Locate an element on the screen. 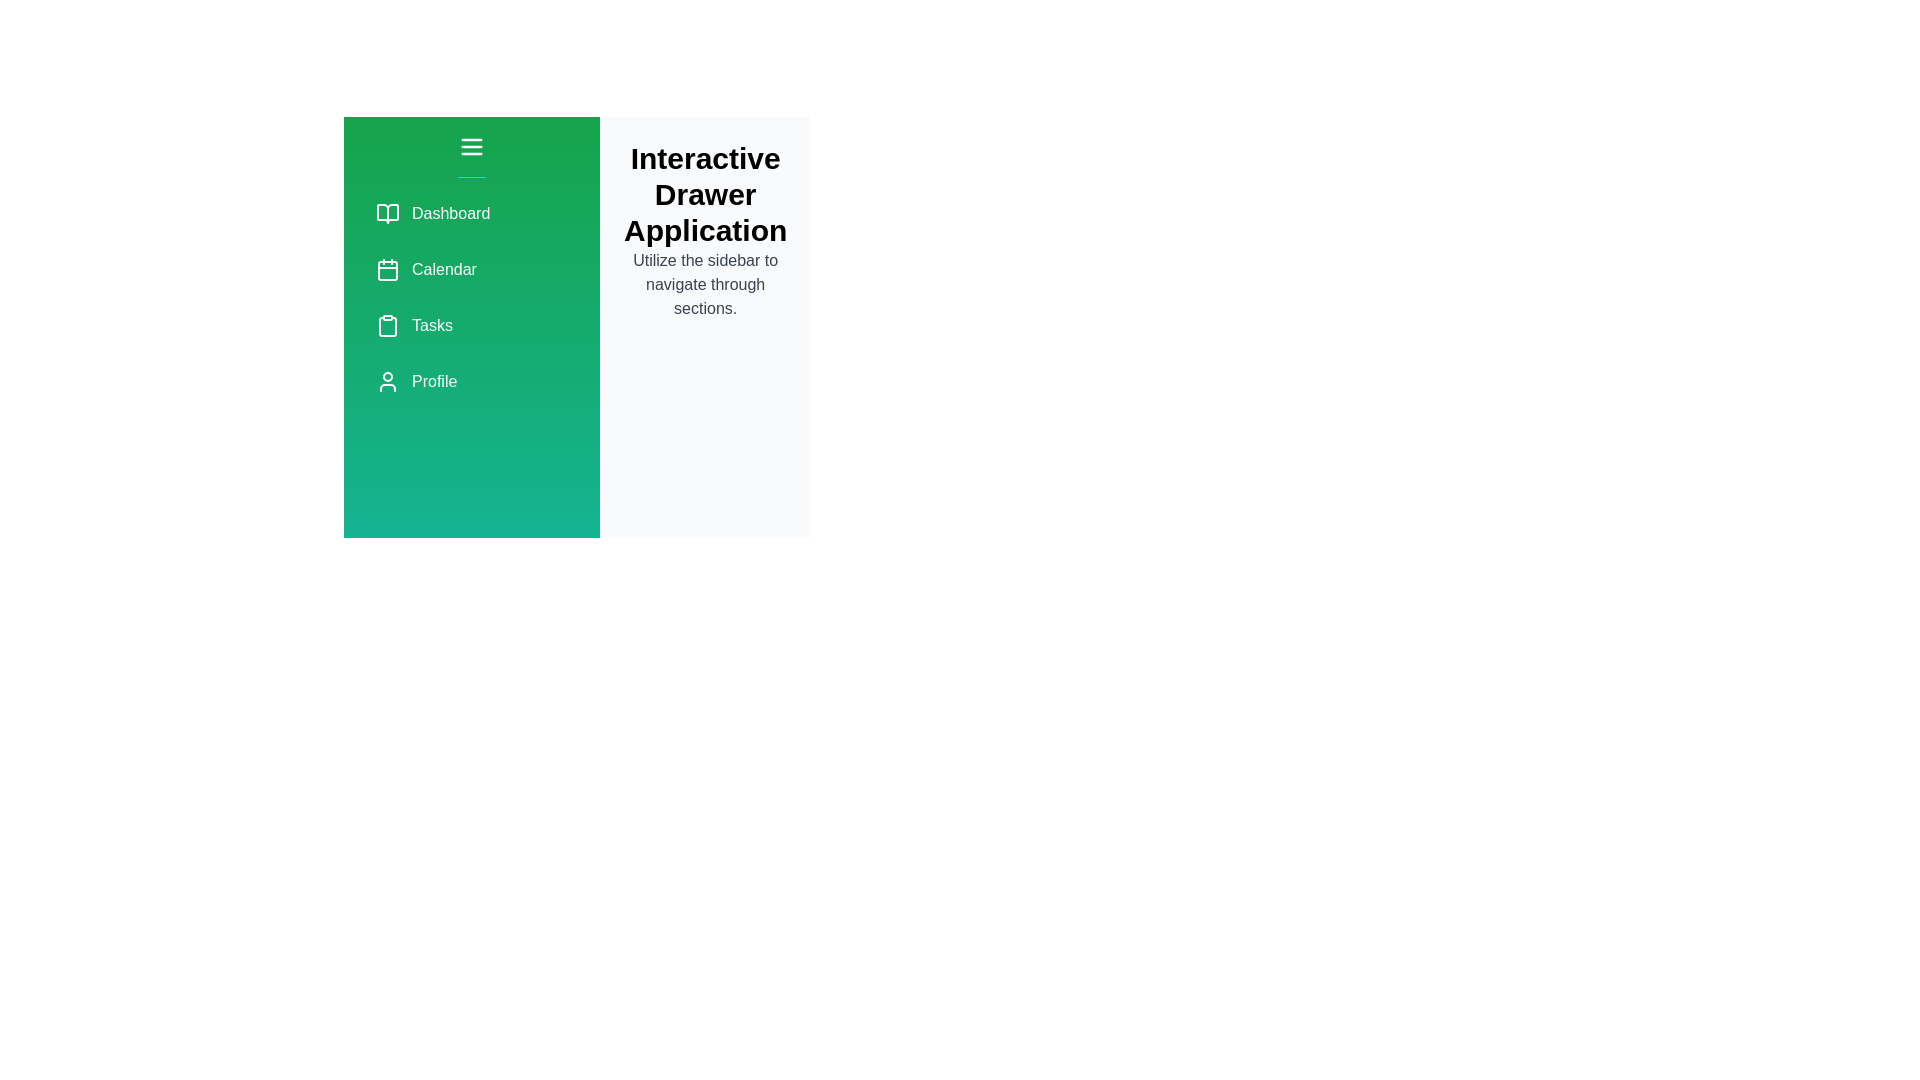 This screenshot has width=1920, height=1080. the menu item labeled Calendar to navigate to its respective section is located at coordinates (470, 270).